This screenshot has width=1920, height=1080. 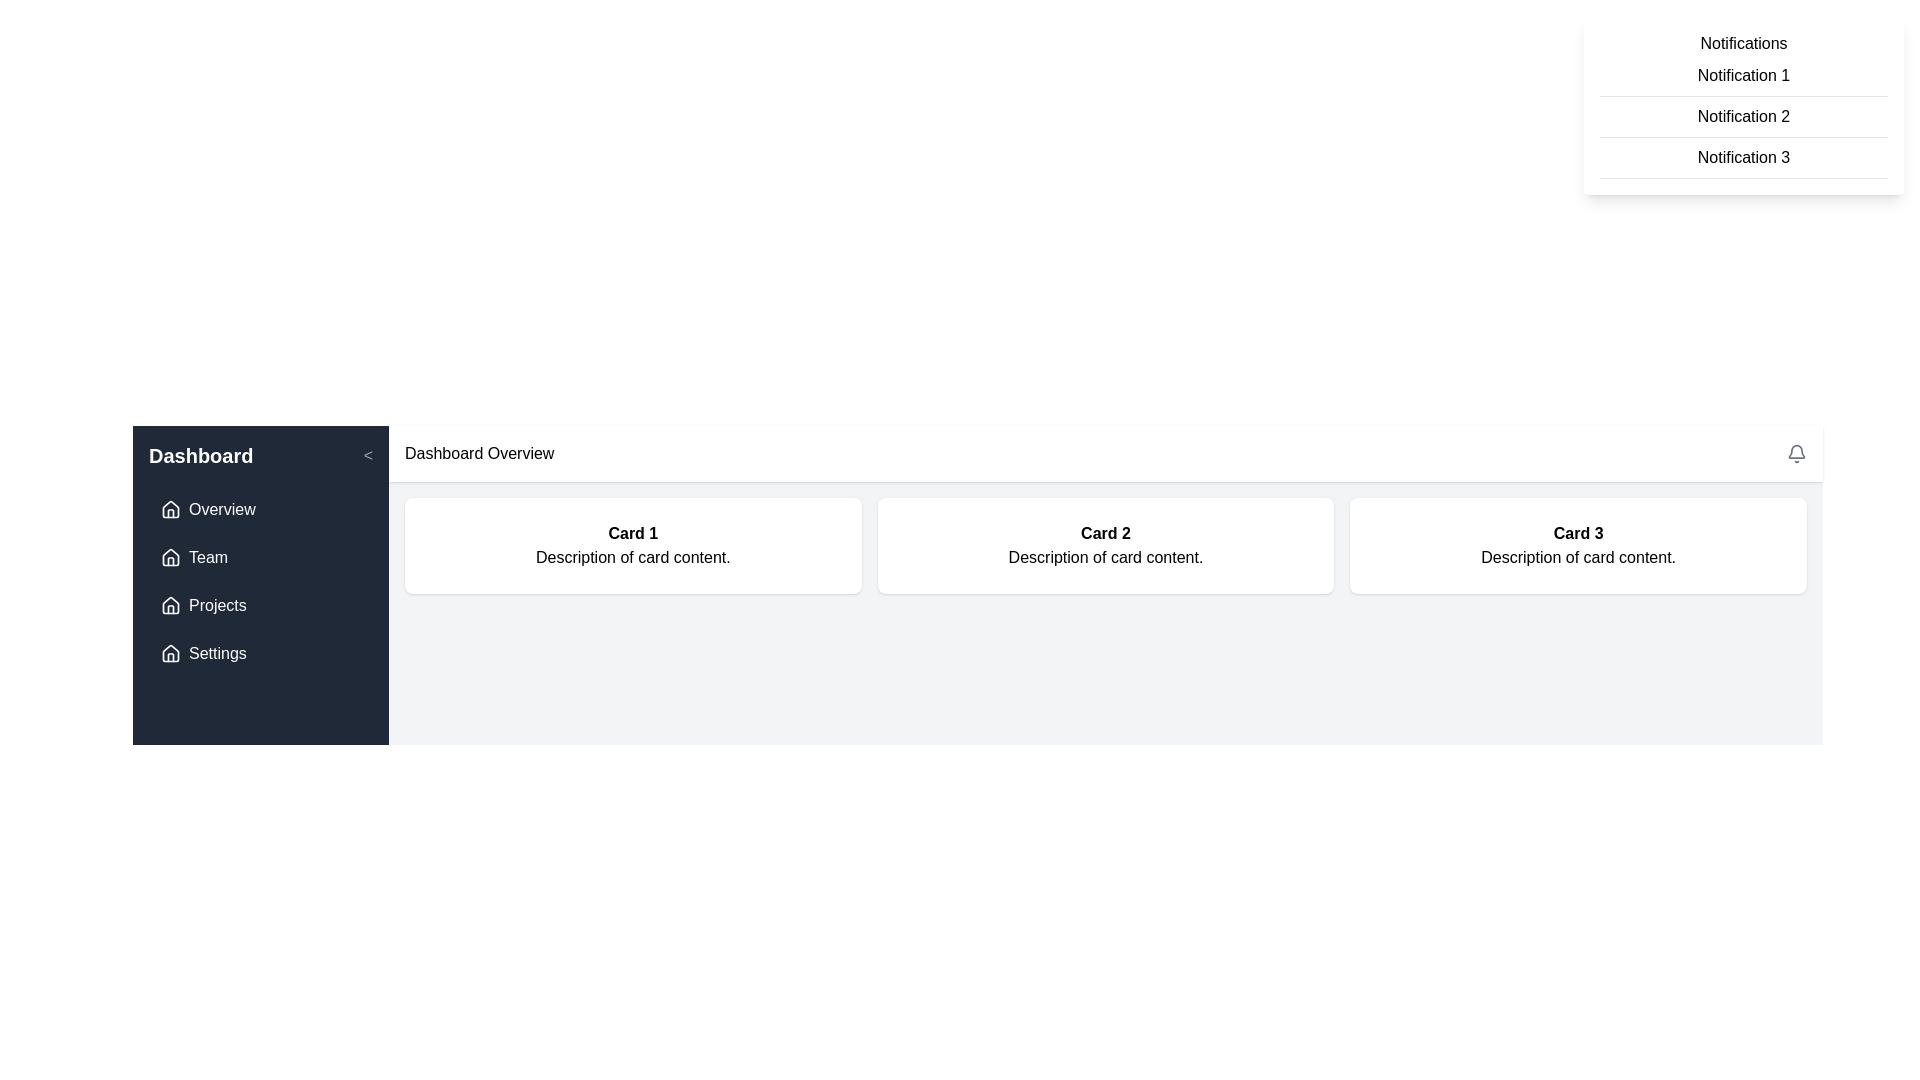 What do you see at coordinates (632, 532) in the screenshot?
I see `the title text of the leftmost card in the dashboard overview section, which serves as a succinct identifier for the card's content` at bounding box center [632, 532].